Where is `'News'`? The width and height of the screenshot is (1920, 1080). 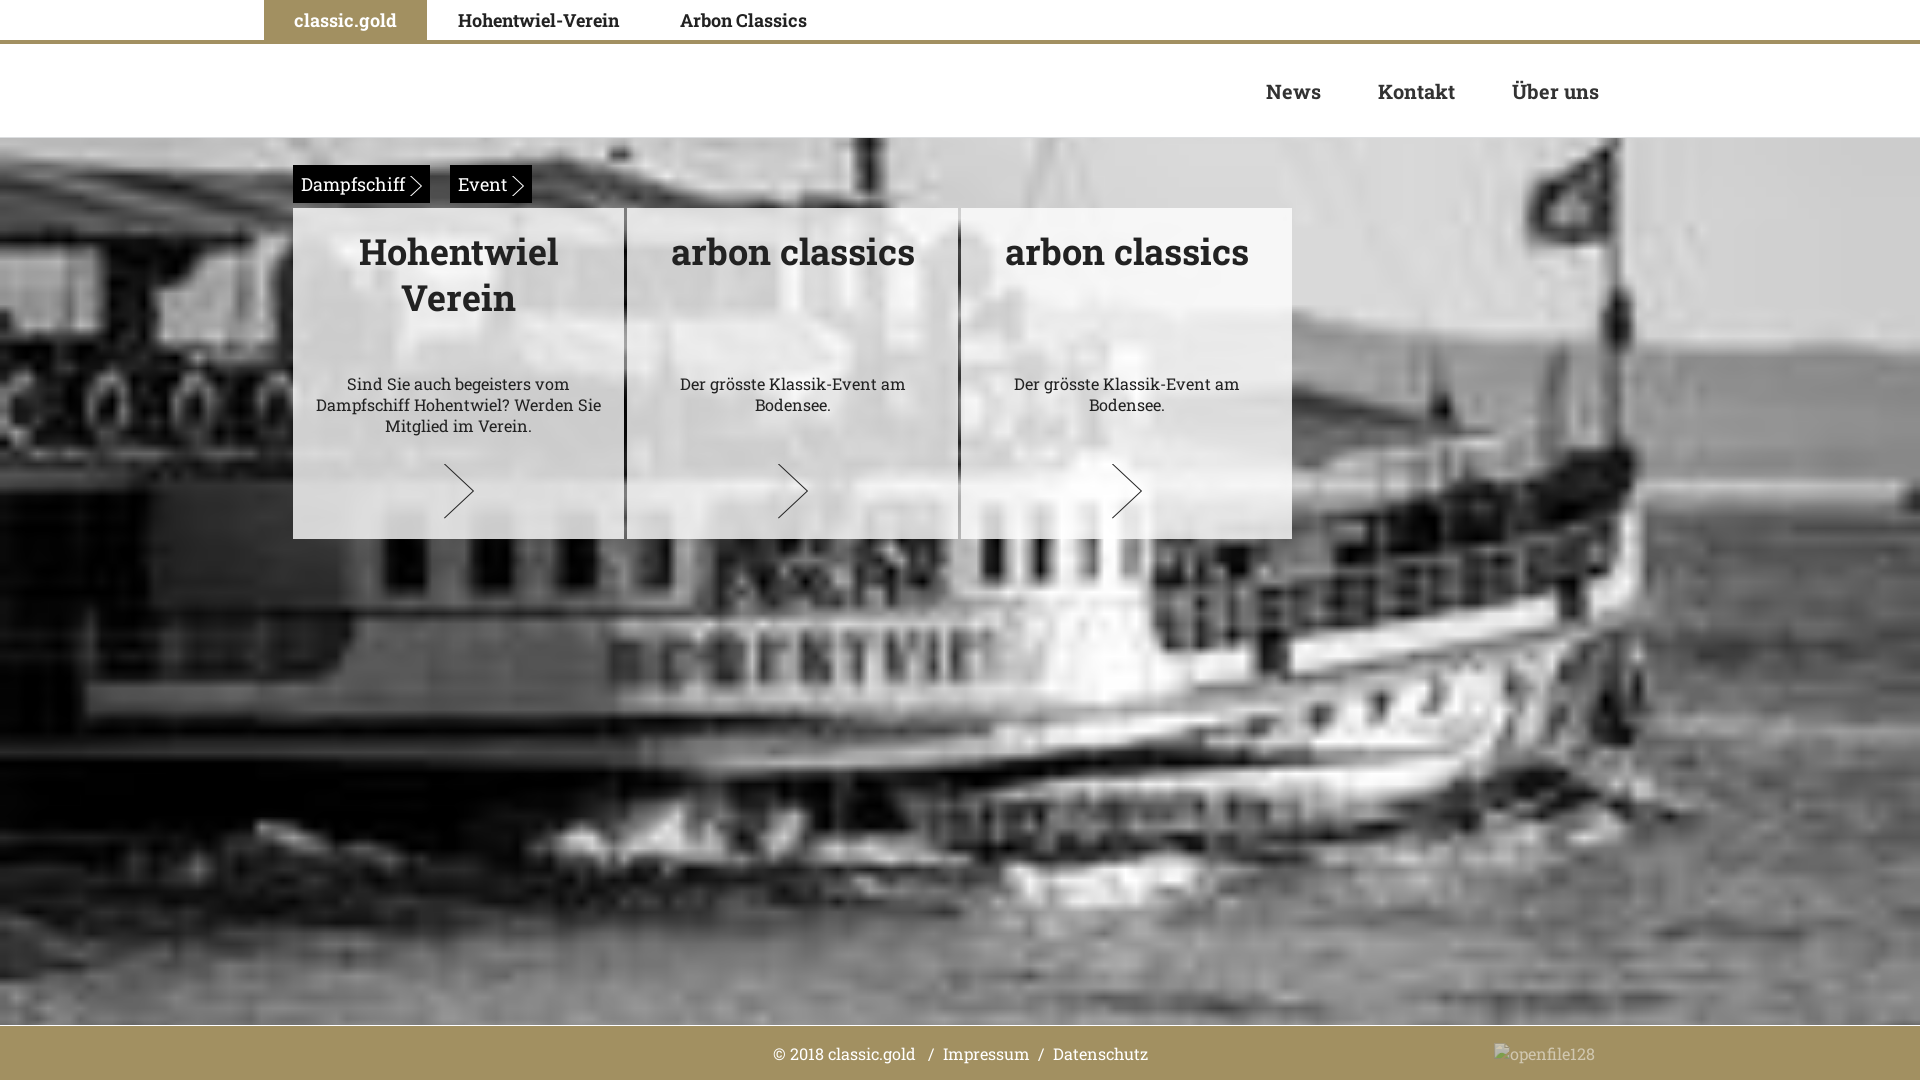 'News' is located at coordinates (1293, 91).